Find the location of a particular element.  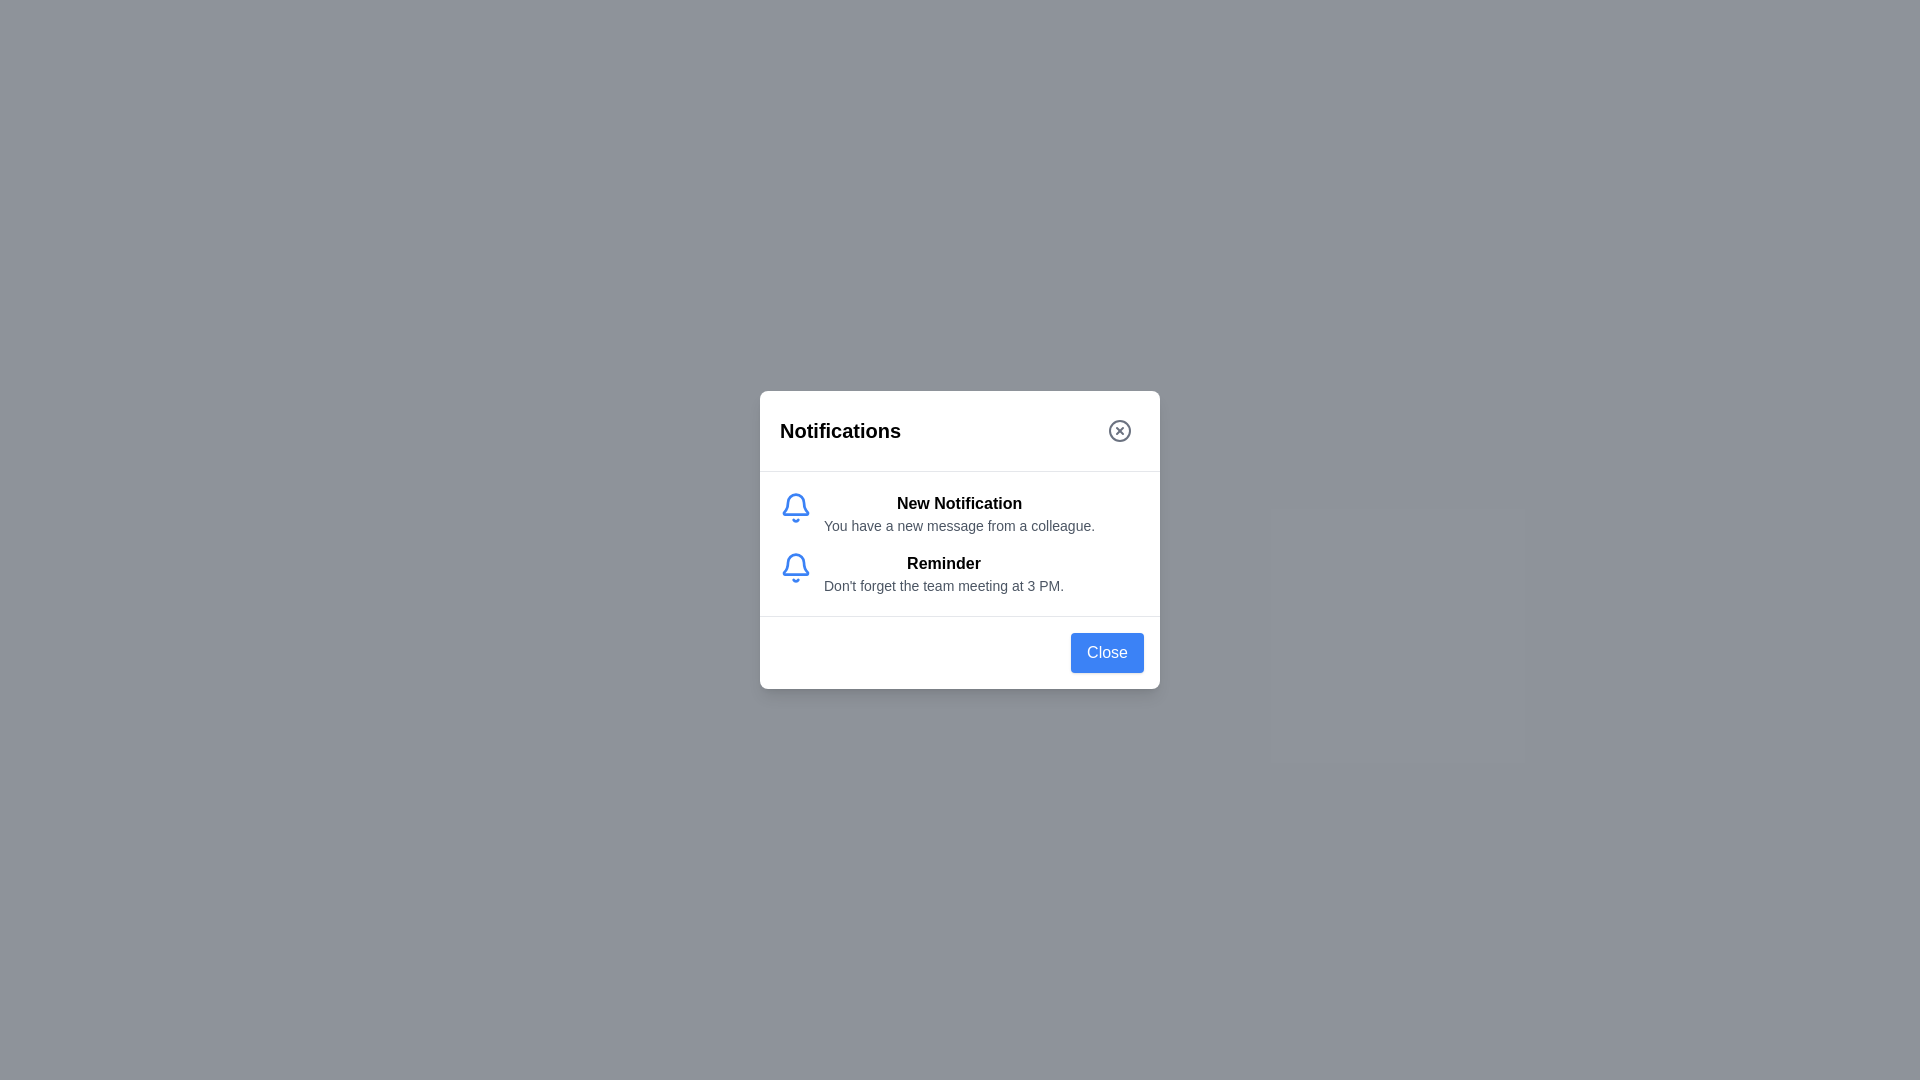

the first notification in the notification block is located at coordinates (960, 512).